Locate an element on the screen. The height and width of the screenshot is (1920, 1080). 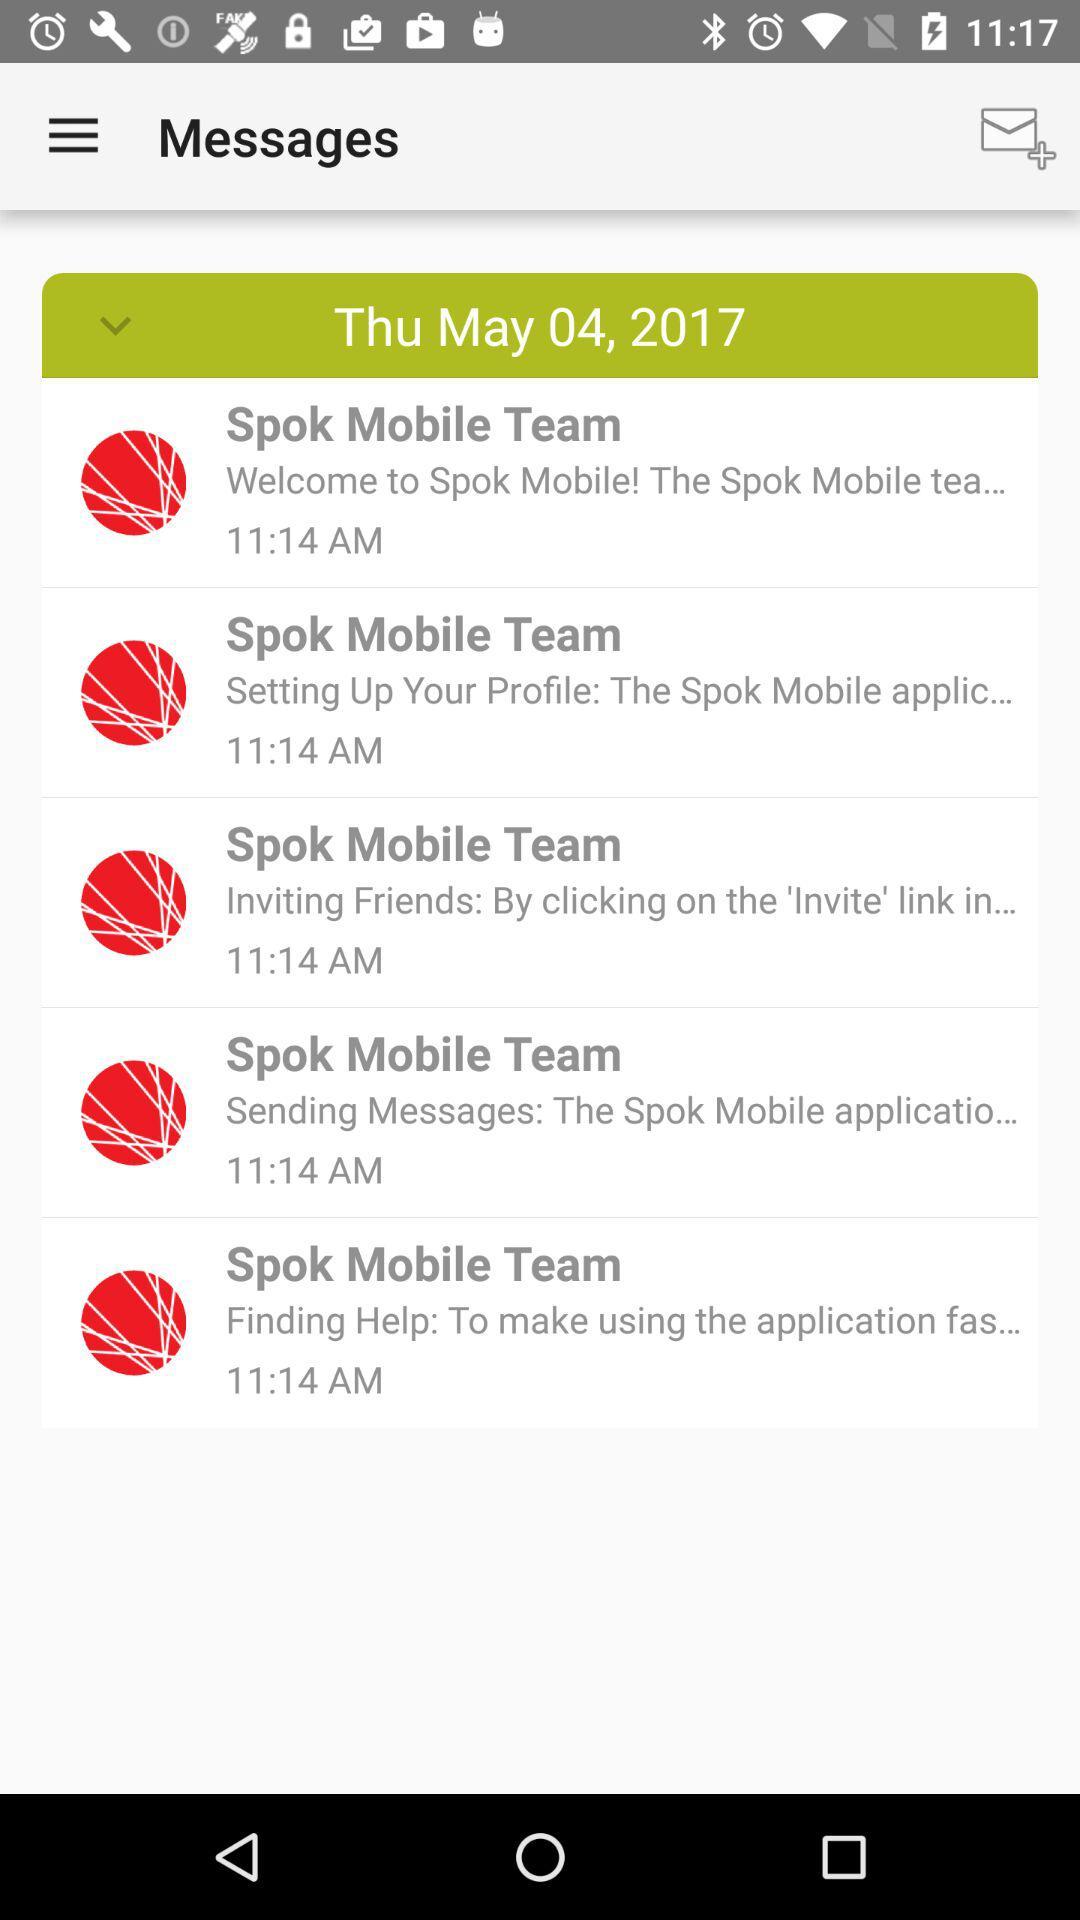
the inviting friends by is located at coordinates (624, 898).